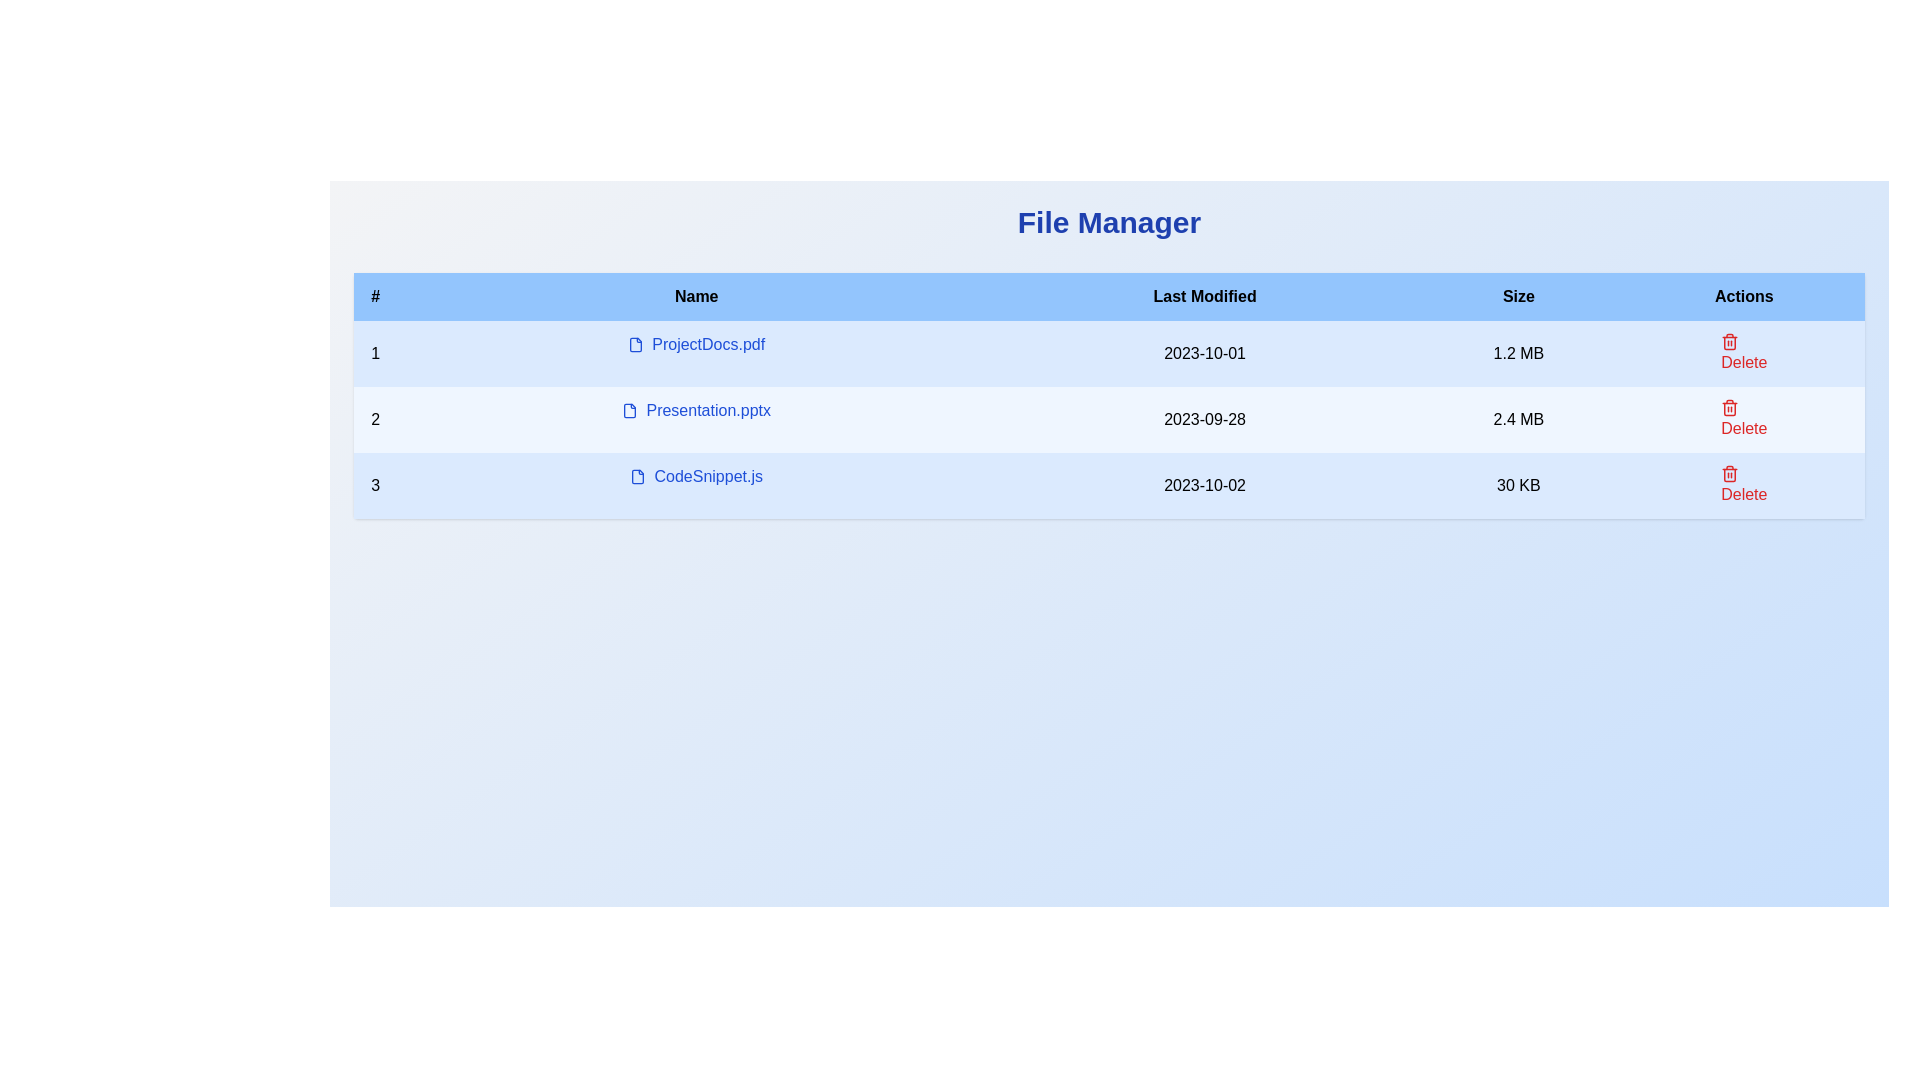 The image size is (1920, 1080). I want to click on the header label for the row numbering column in the table, located at the top left among its siblings ('Name', 'Last Modified', 'Size', 'Actions'), so click(375, 297).